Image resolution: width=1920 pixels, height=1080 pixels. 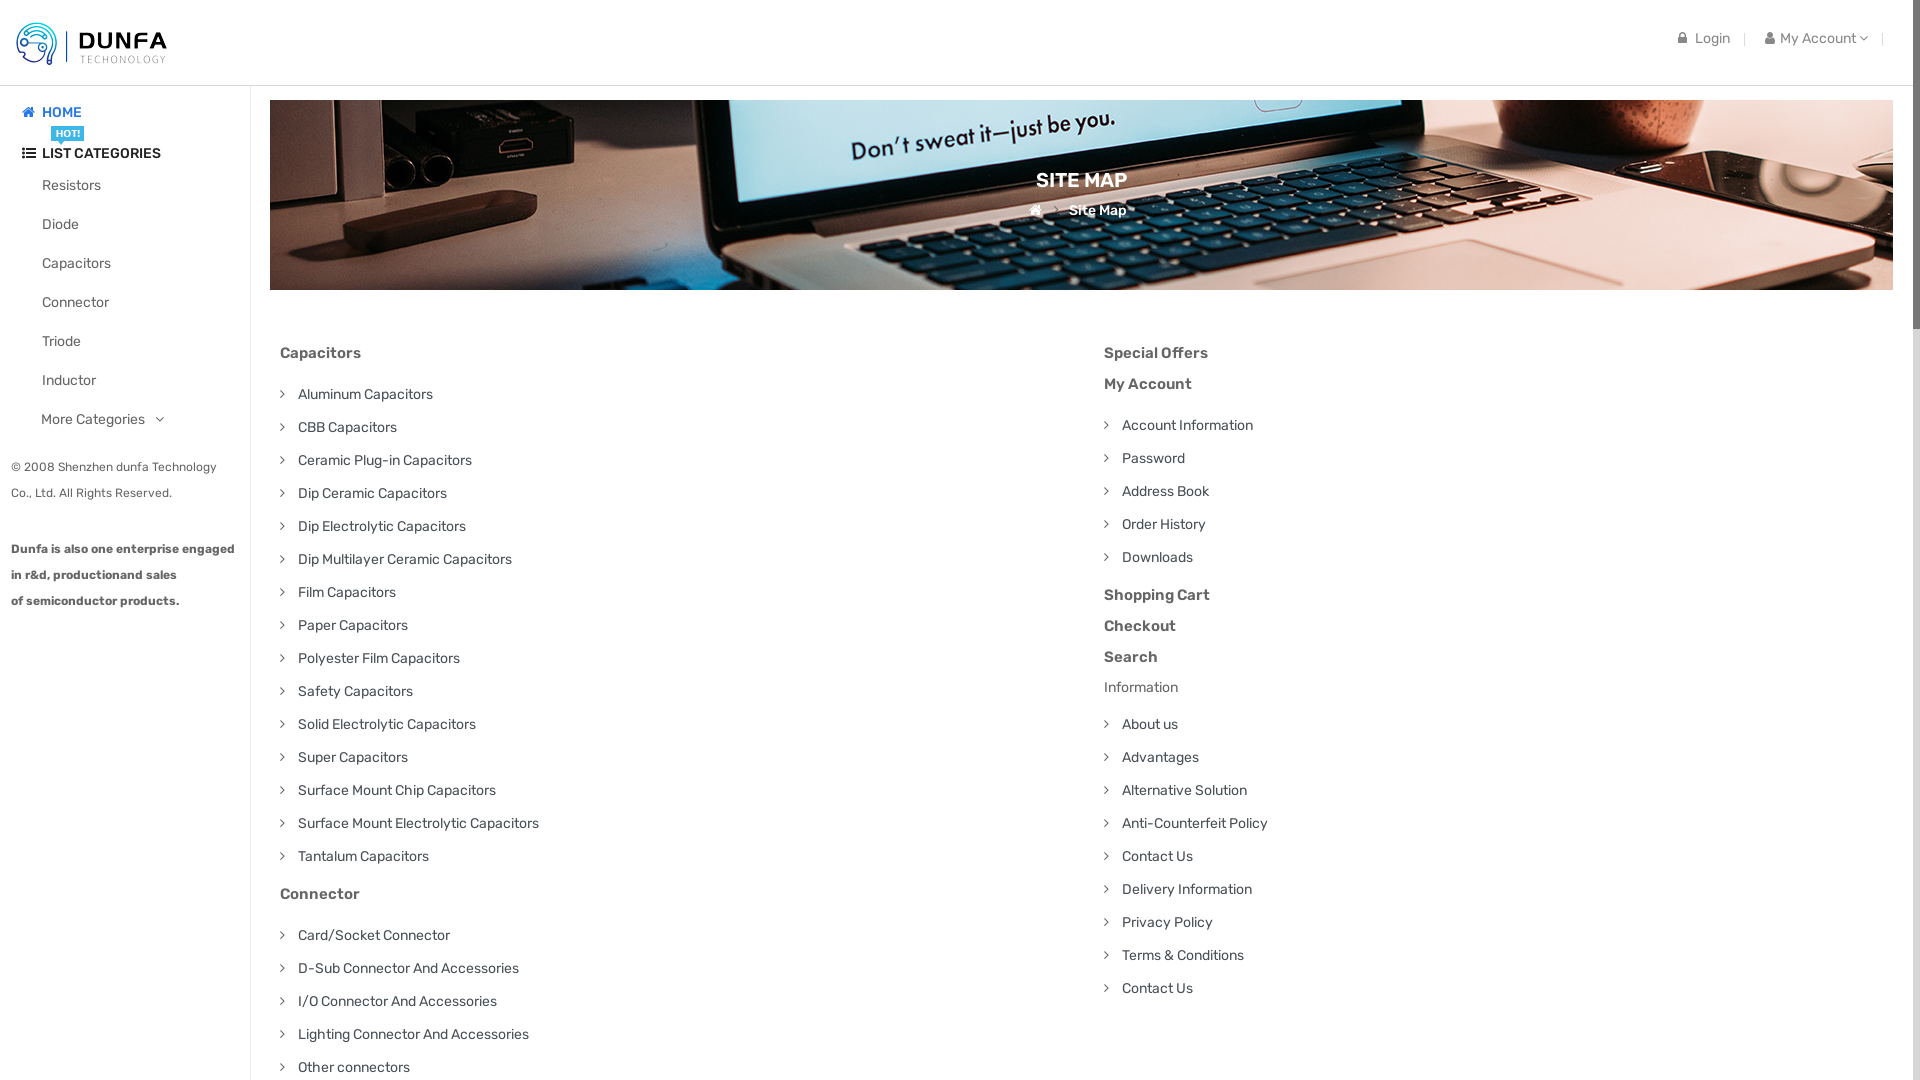 I want to click on 'Dip Multilayer Ceramic Capacitors', so click(x=403, y=559).